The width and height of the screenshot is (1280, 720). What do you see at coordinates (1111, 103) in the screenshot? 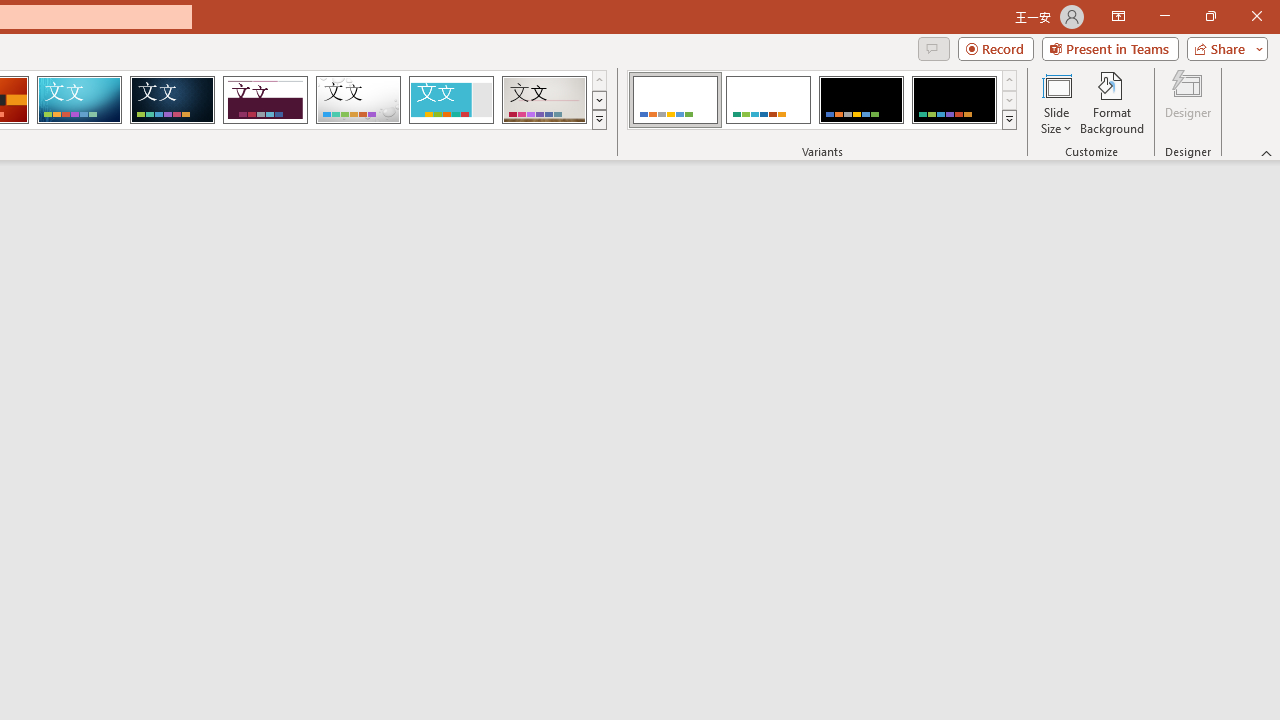
I see `'Format Background'` at bounding box center [1111, 103].